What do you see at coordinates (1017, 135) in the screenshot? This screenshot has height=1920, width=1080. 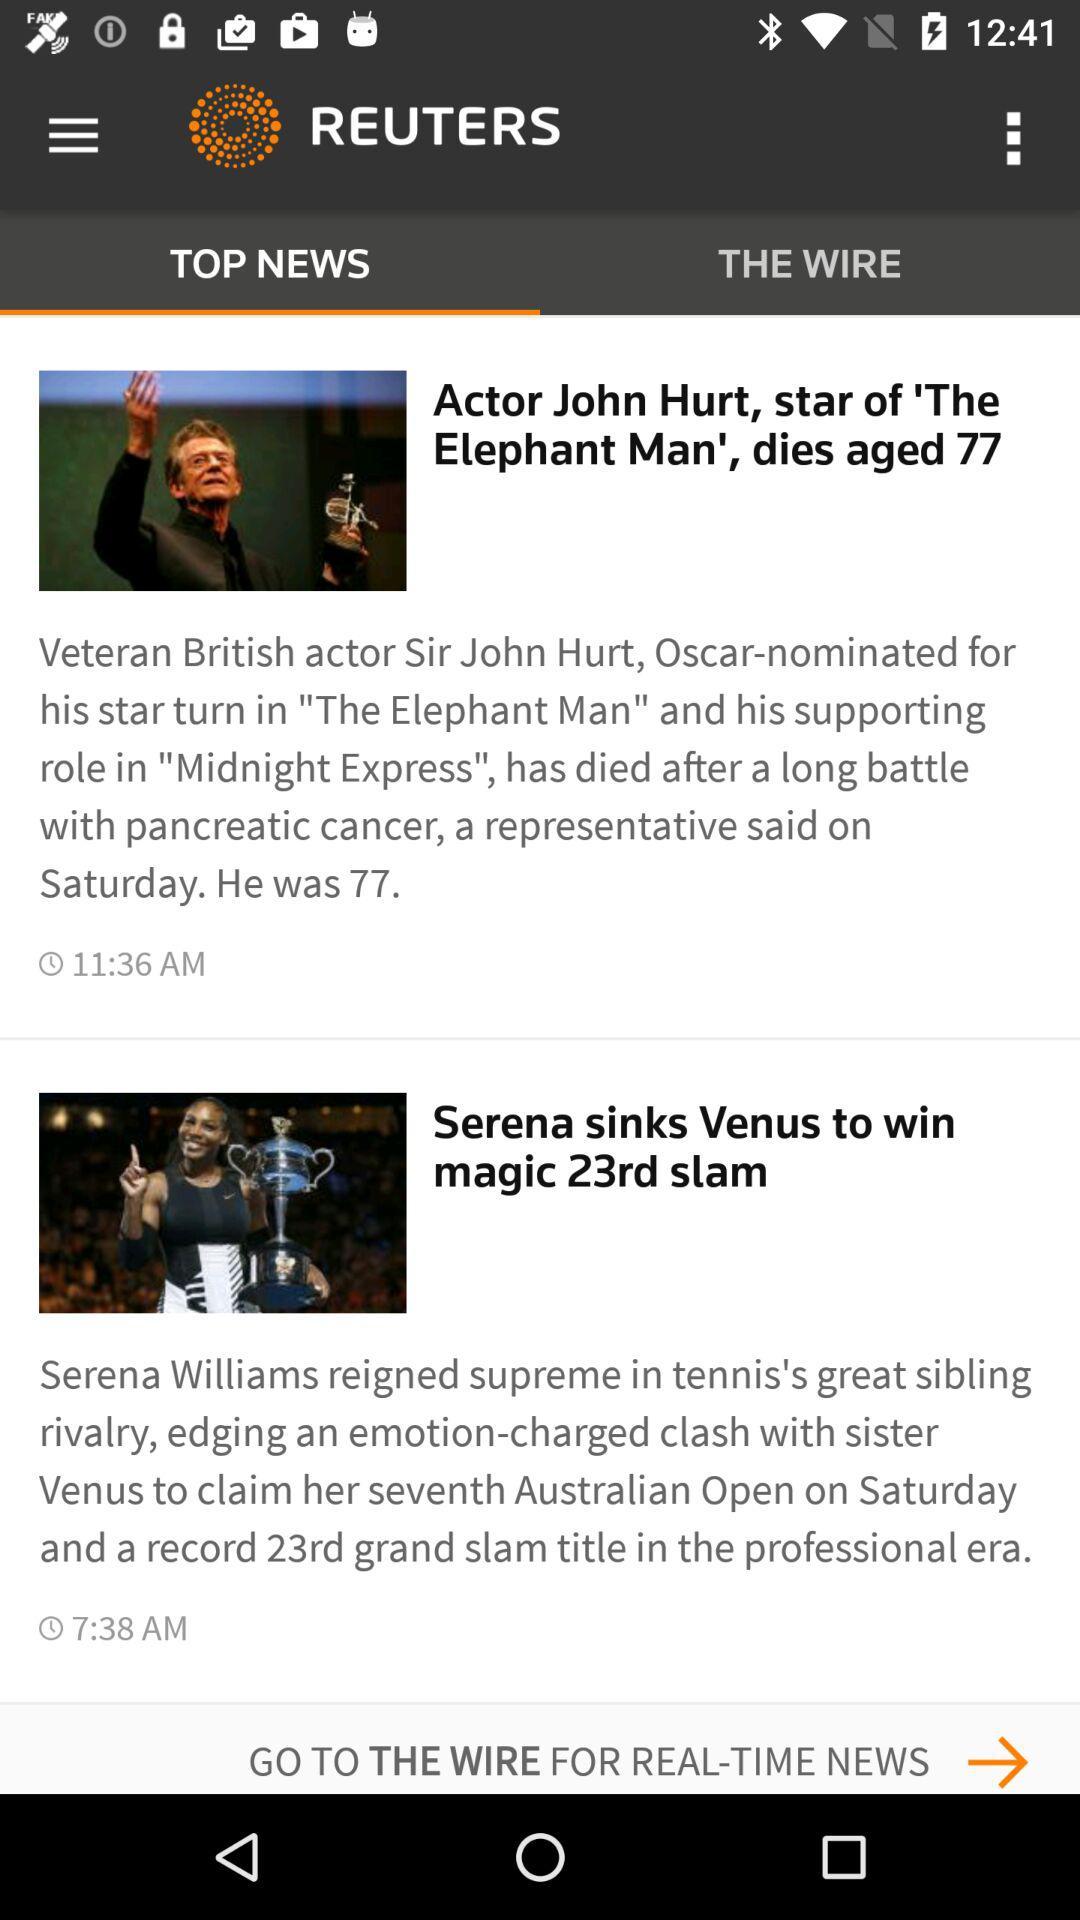 I see `item above the the wire icon` at bounding box center [1017, 135].